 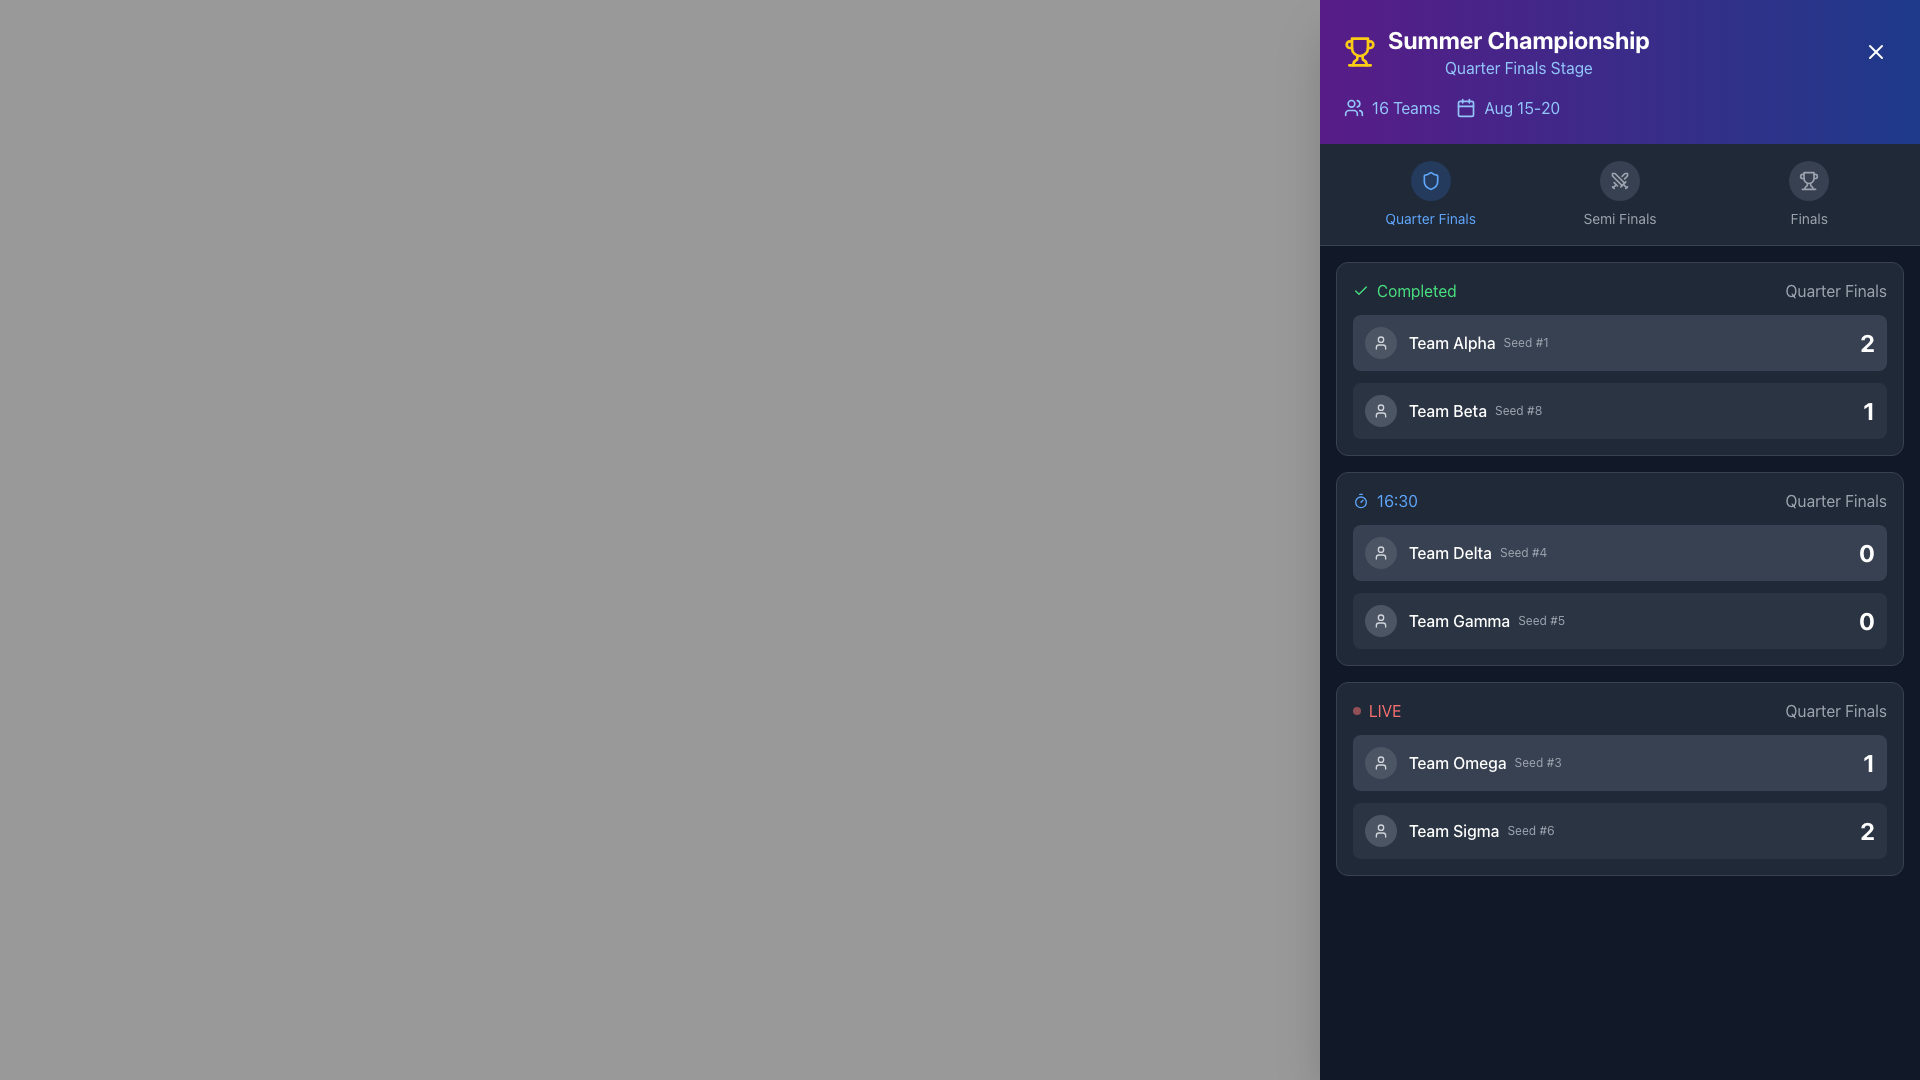 I want to click on the text display showing '16:30' in blue color, which is positioned next to a small timer icon on a dark background, located in the top left section of the card for the match between 'Team Delta' and 'Team Gamma' in the 'Quarter Finals', so click(x=1384, y=500).